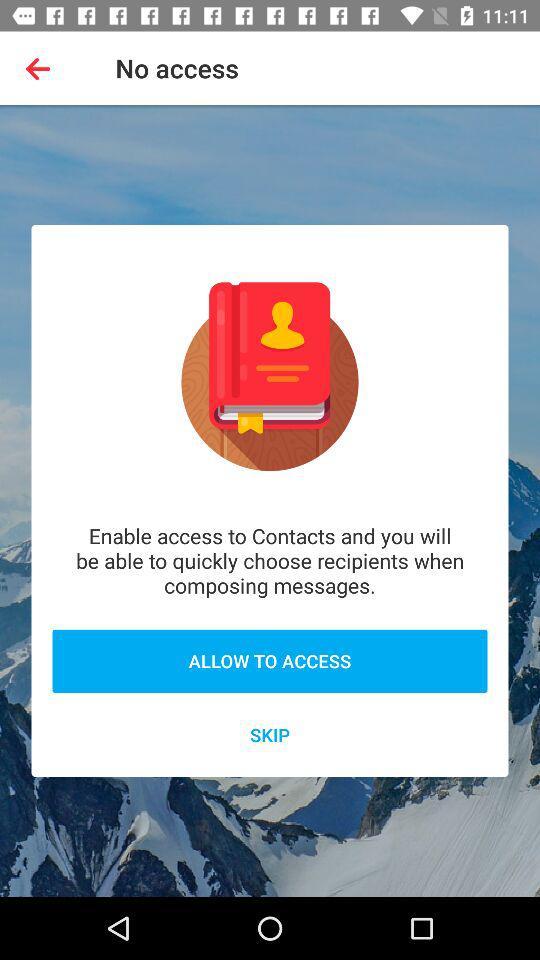  What do you see at coordinates (270, 733) in the screenshot?
I see `the icon below the allow to access icon` at bounding box center [270, 733].